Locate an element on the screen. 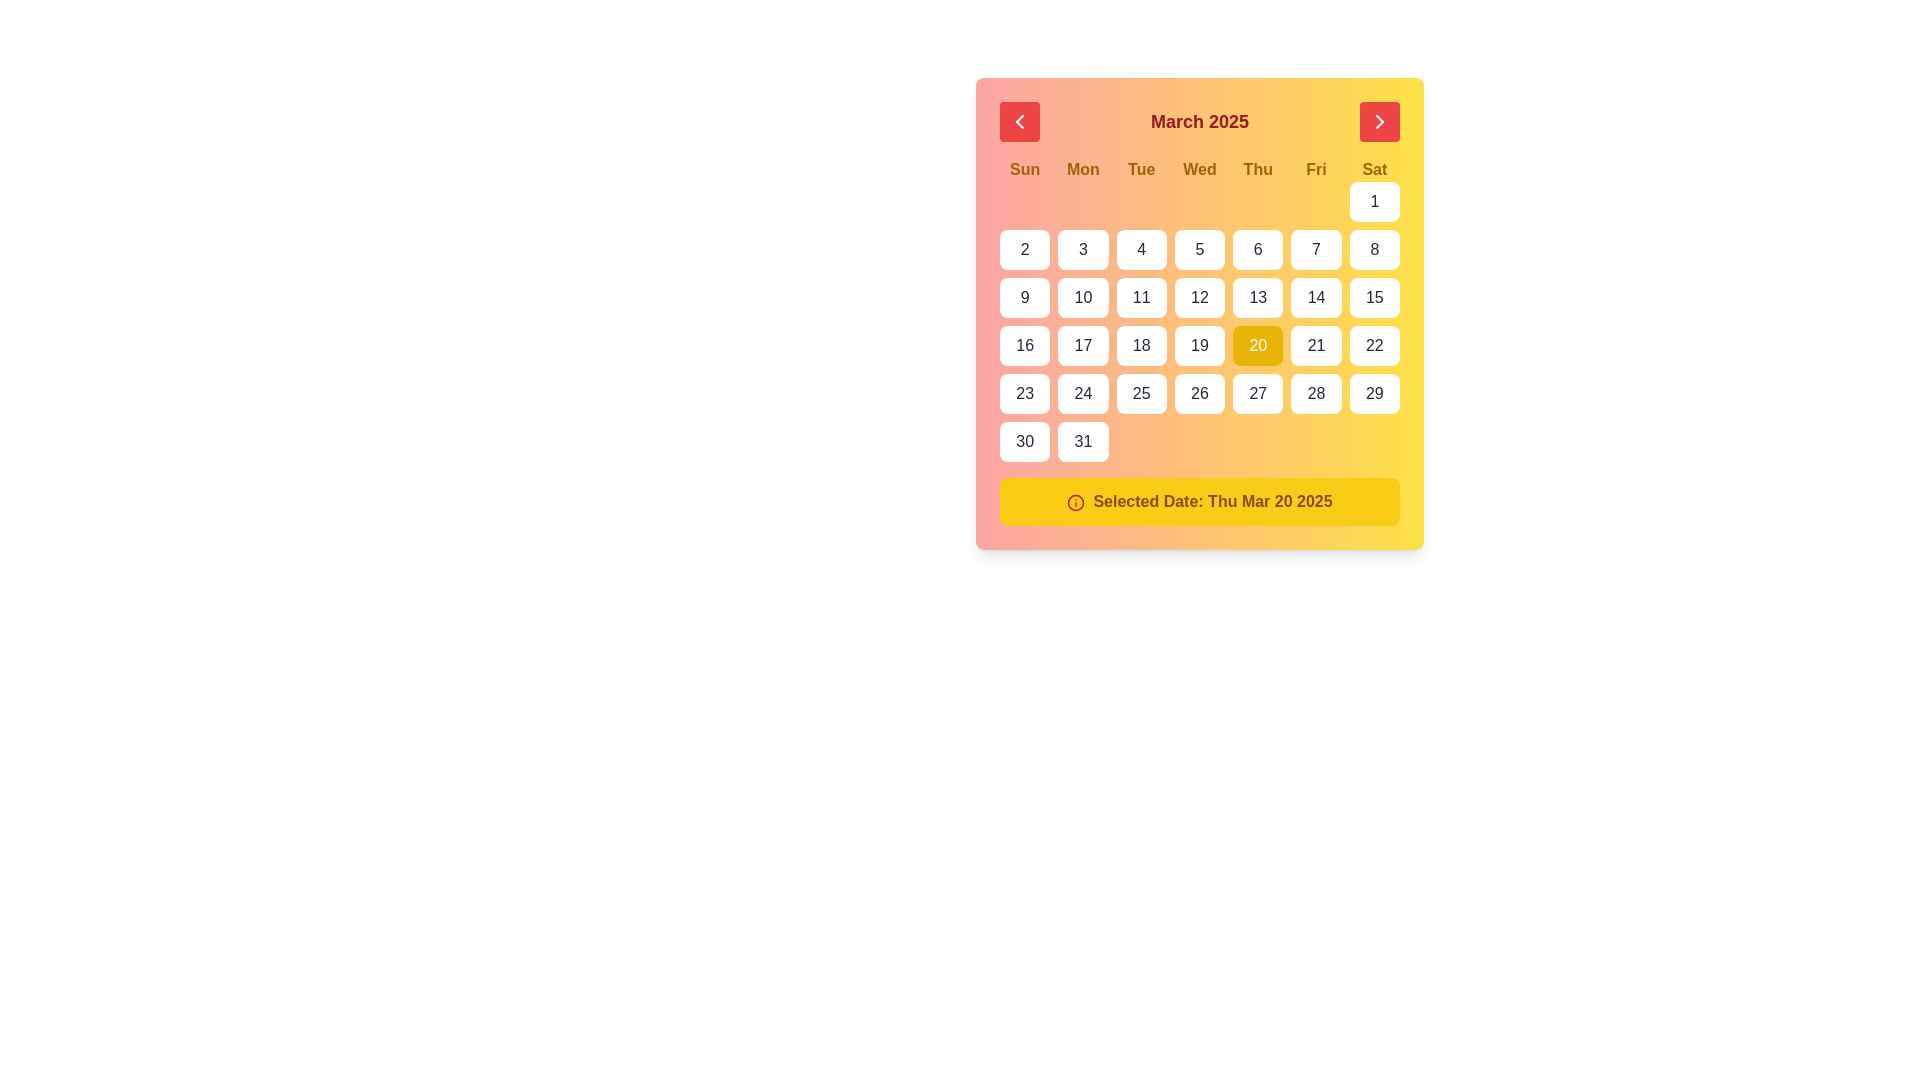  the date button located in the fourth row and second column of the calendar widget is located at coordinates (1082, 345).